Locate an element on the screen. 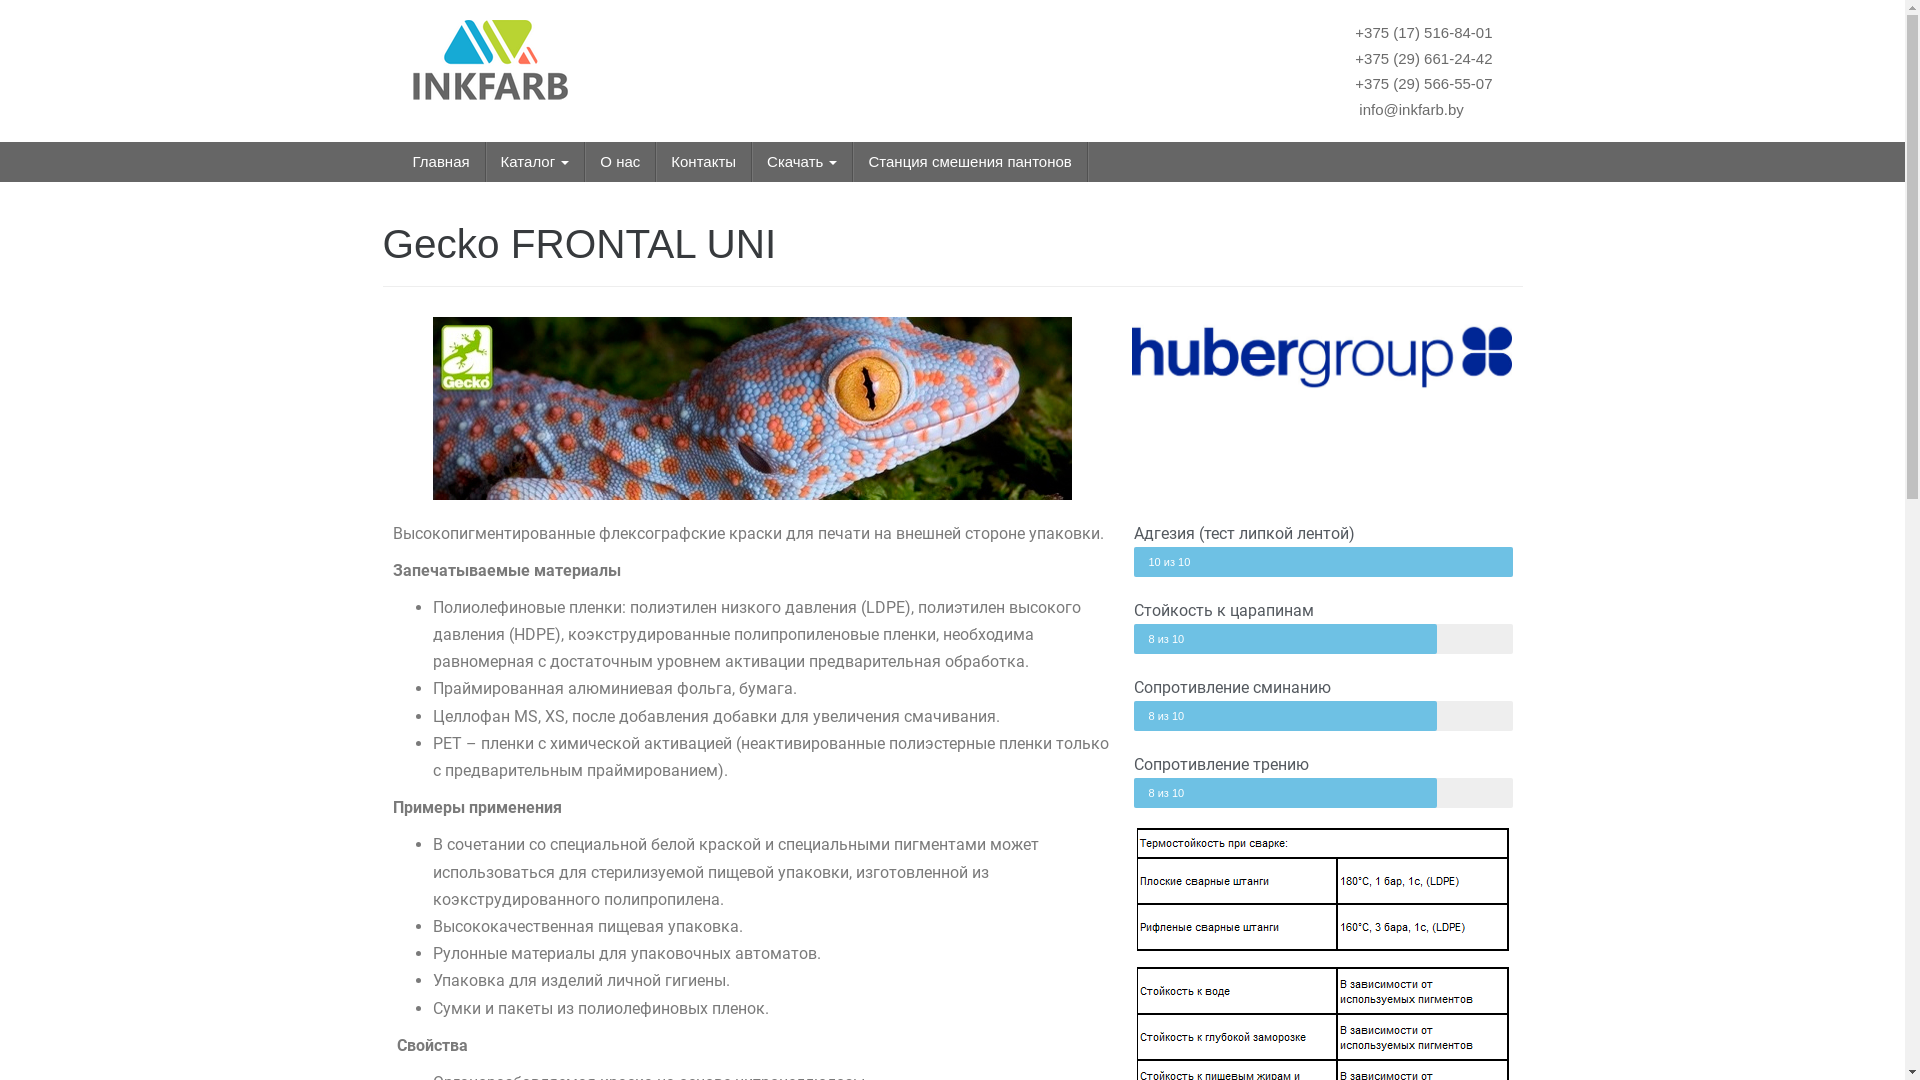 This screenshot has width=1920, height=1080. 'info@inkfarb.by' is located at coordinates (1408, 108).